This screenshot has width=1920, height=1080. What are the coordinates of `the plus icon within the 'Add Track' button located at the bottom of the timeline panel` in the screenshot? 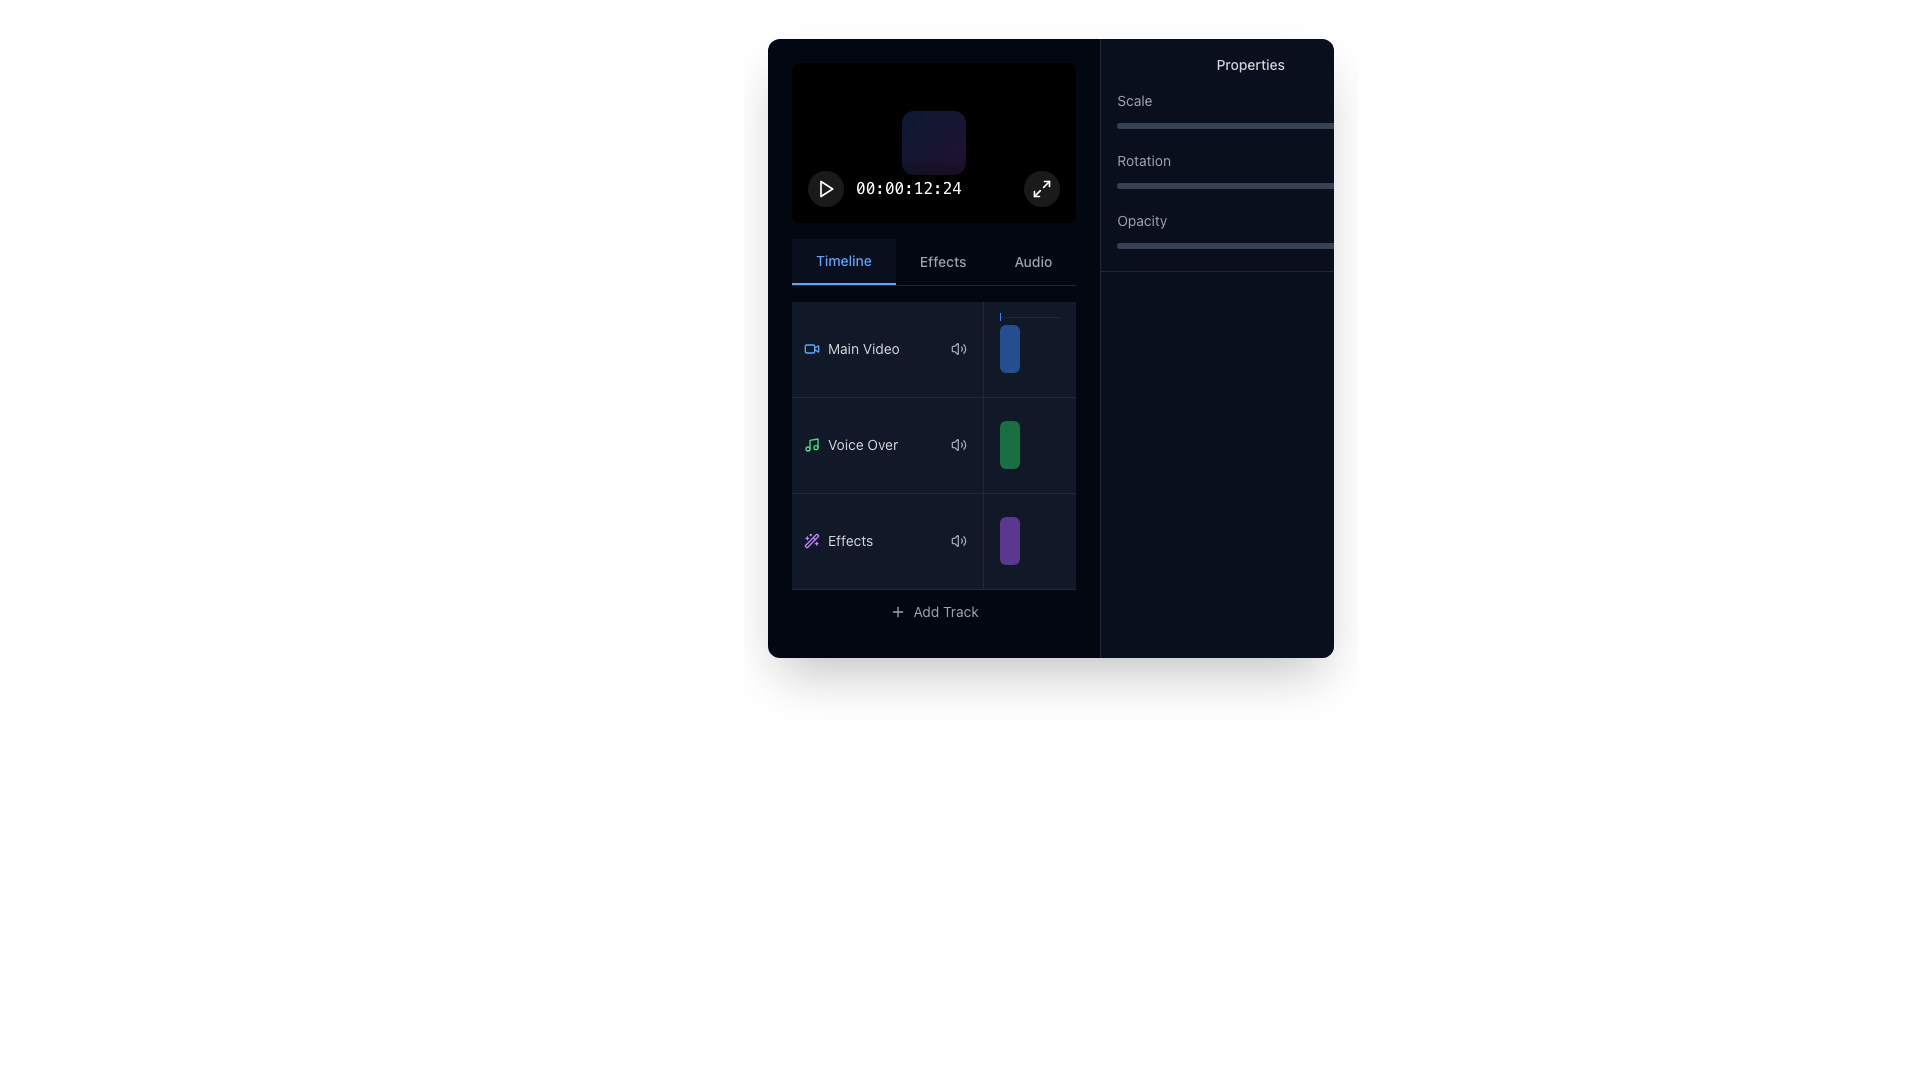 It's located at (896, 610).